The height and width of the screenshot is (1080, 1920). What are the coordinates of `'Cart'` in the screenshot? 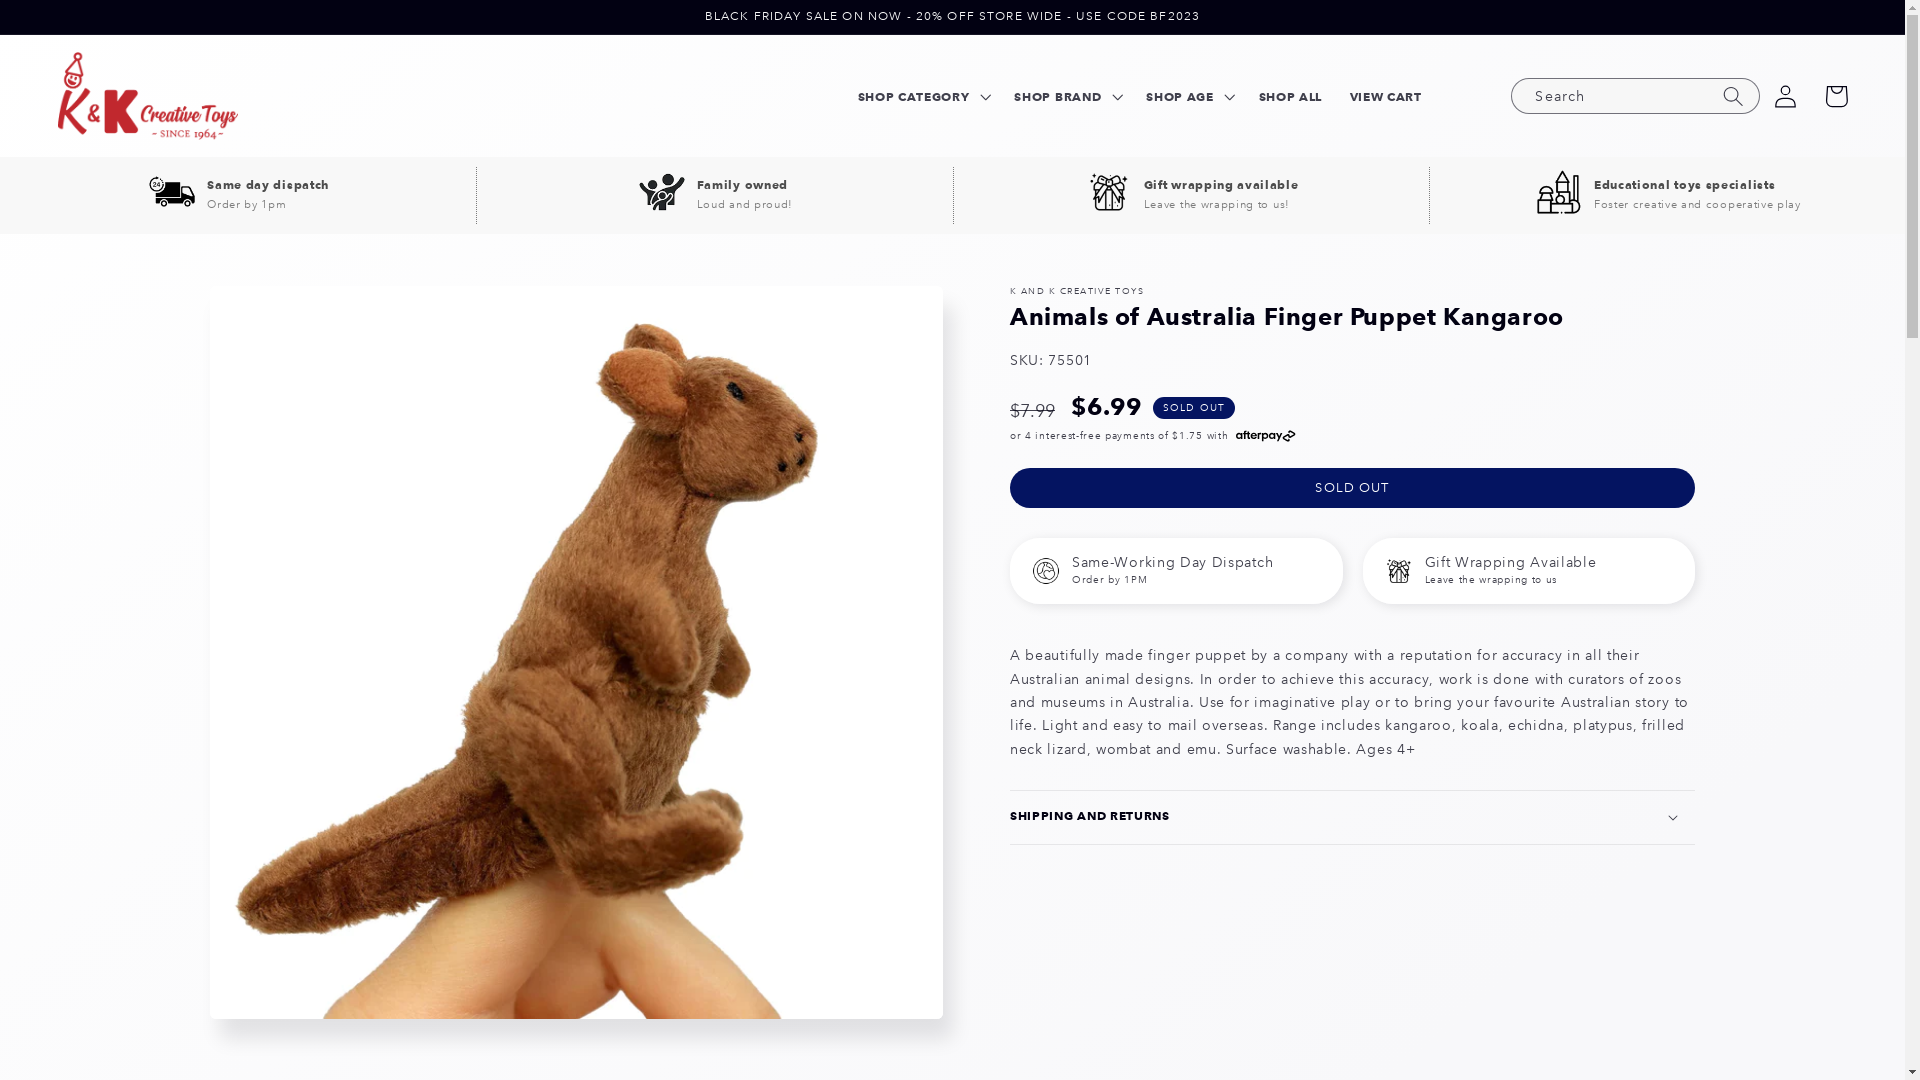 It's located at (1836, 96).